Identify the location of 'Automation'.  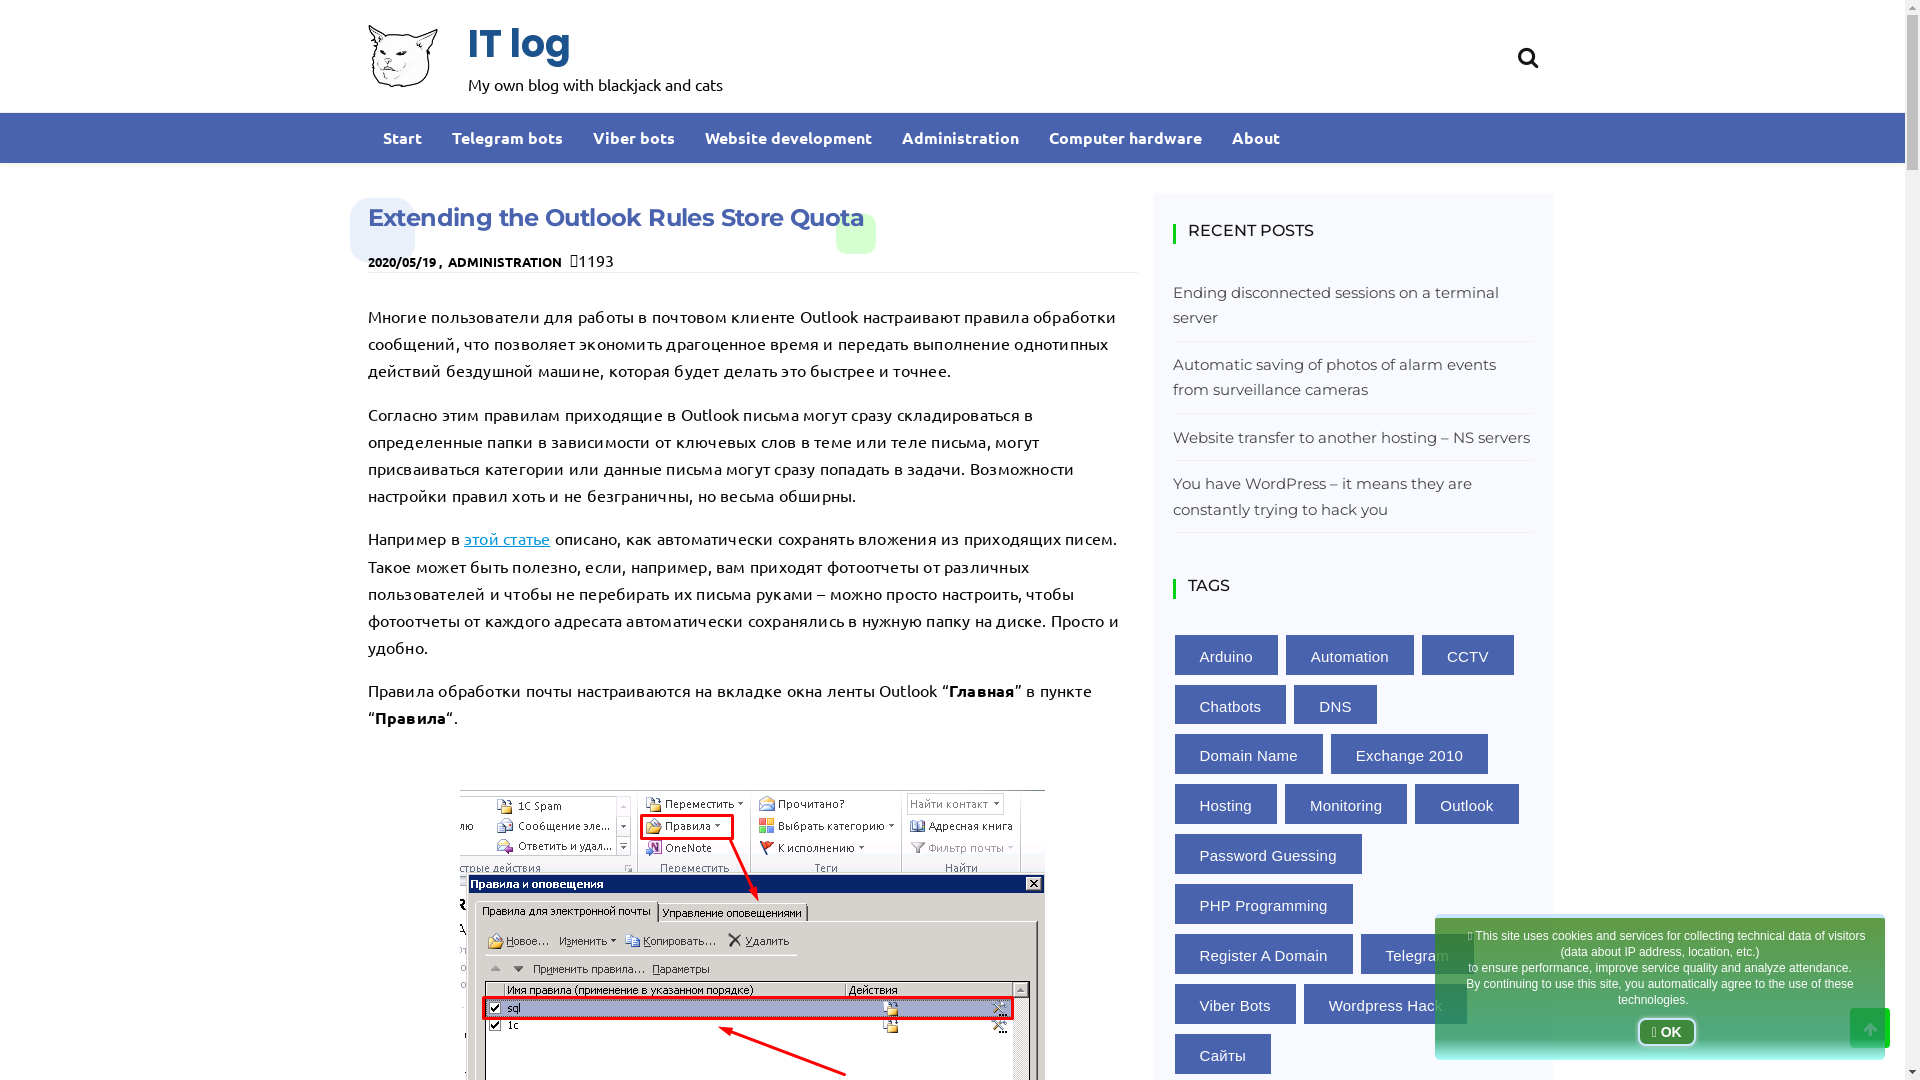
(1349, 655).